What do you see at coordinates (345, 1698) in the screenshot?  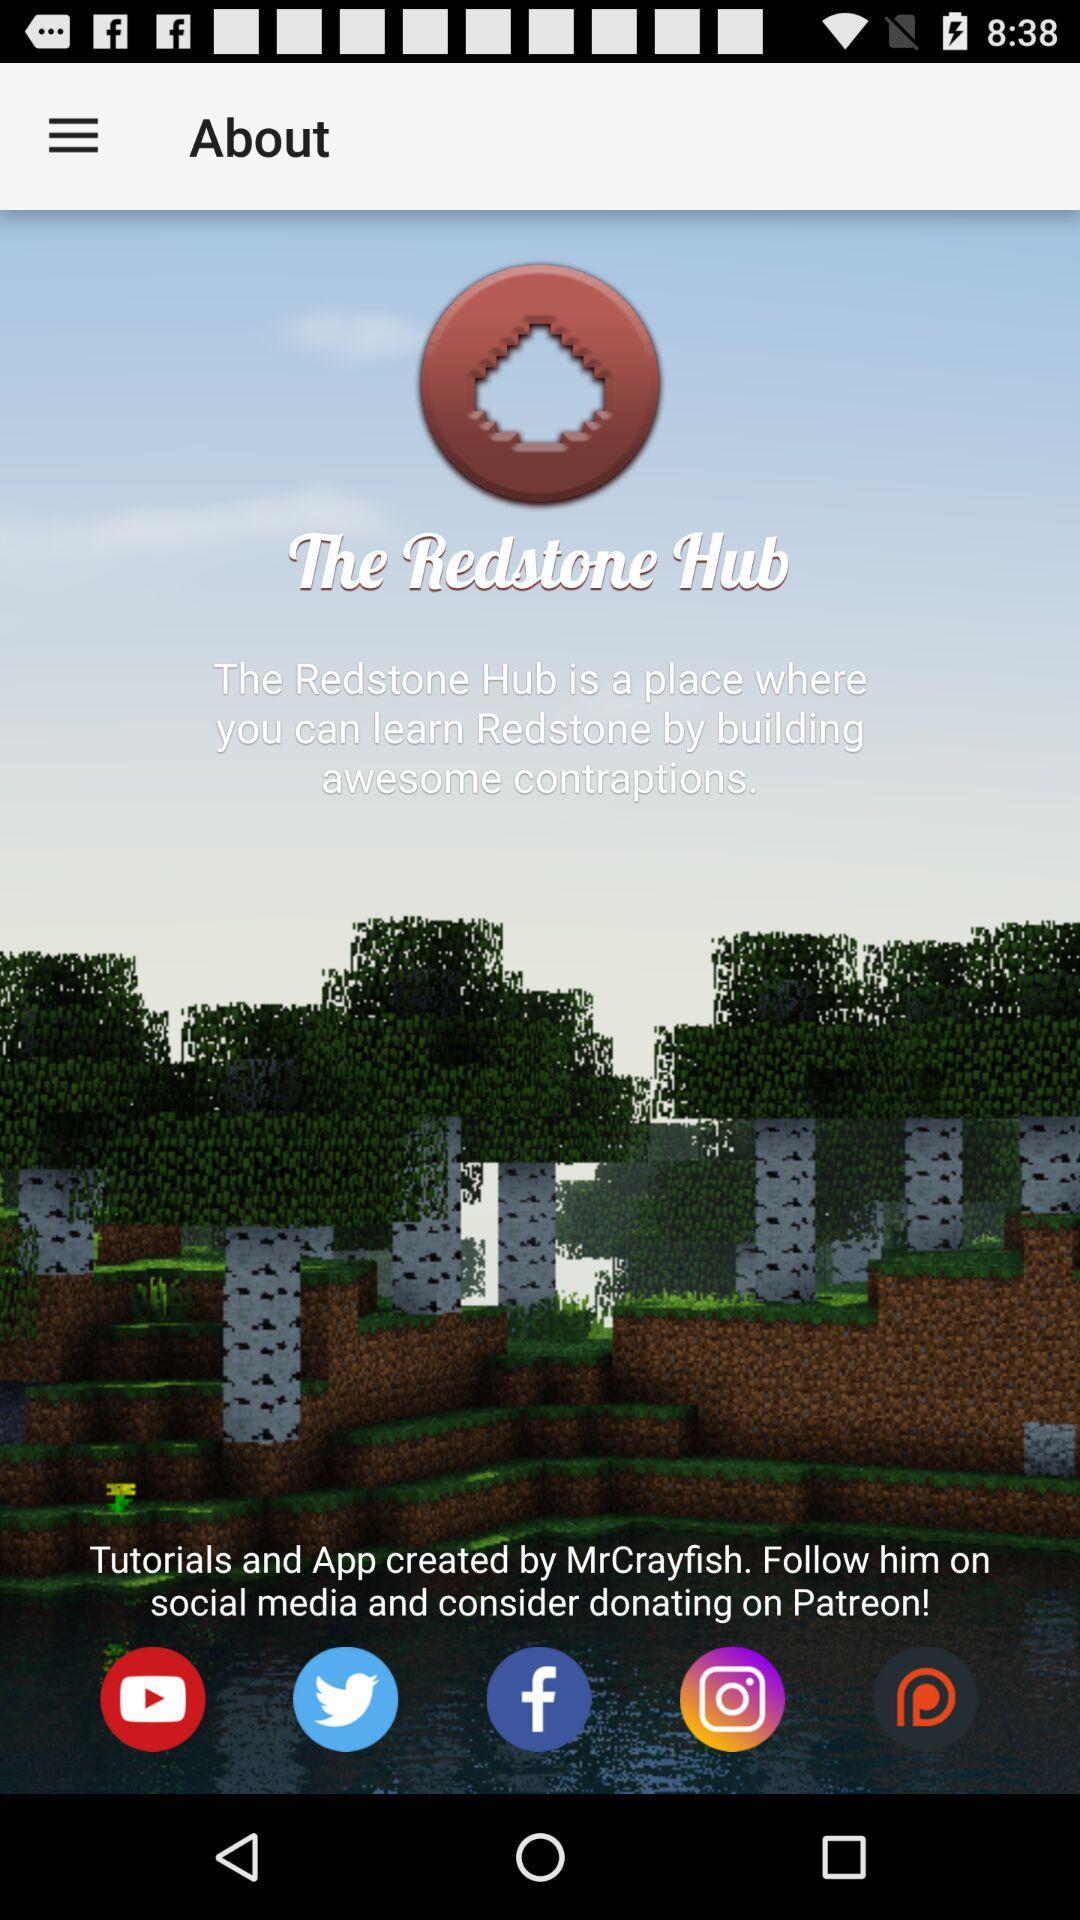 I see `icon below tutorials and app` at bounding box center [345, 1698].